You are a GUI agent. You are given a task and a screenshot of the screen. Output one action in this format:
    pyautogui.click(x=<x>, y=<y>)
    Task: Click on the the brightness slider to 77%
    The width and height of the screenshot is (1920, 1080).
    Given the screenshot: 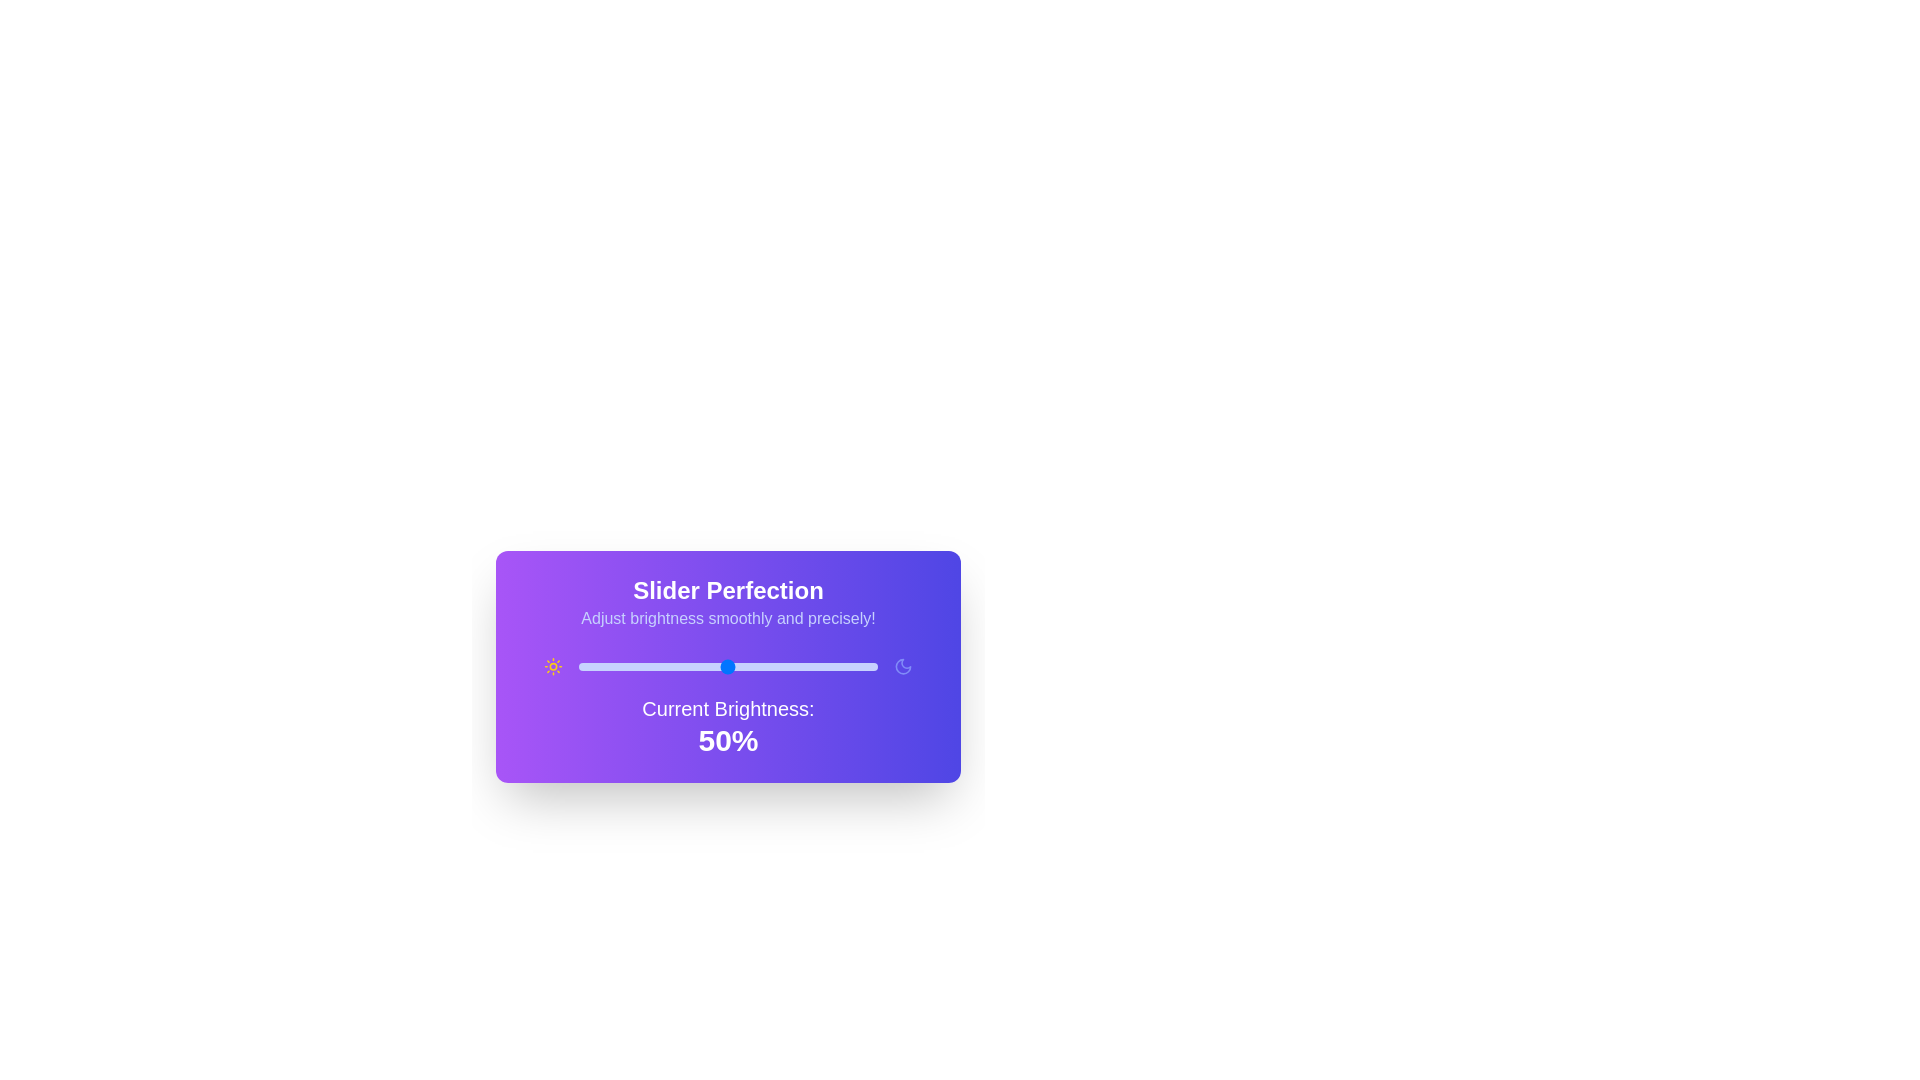 What is the action you would take?
    pyautogui.click(x=808, y=667)
    